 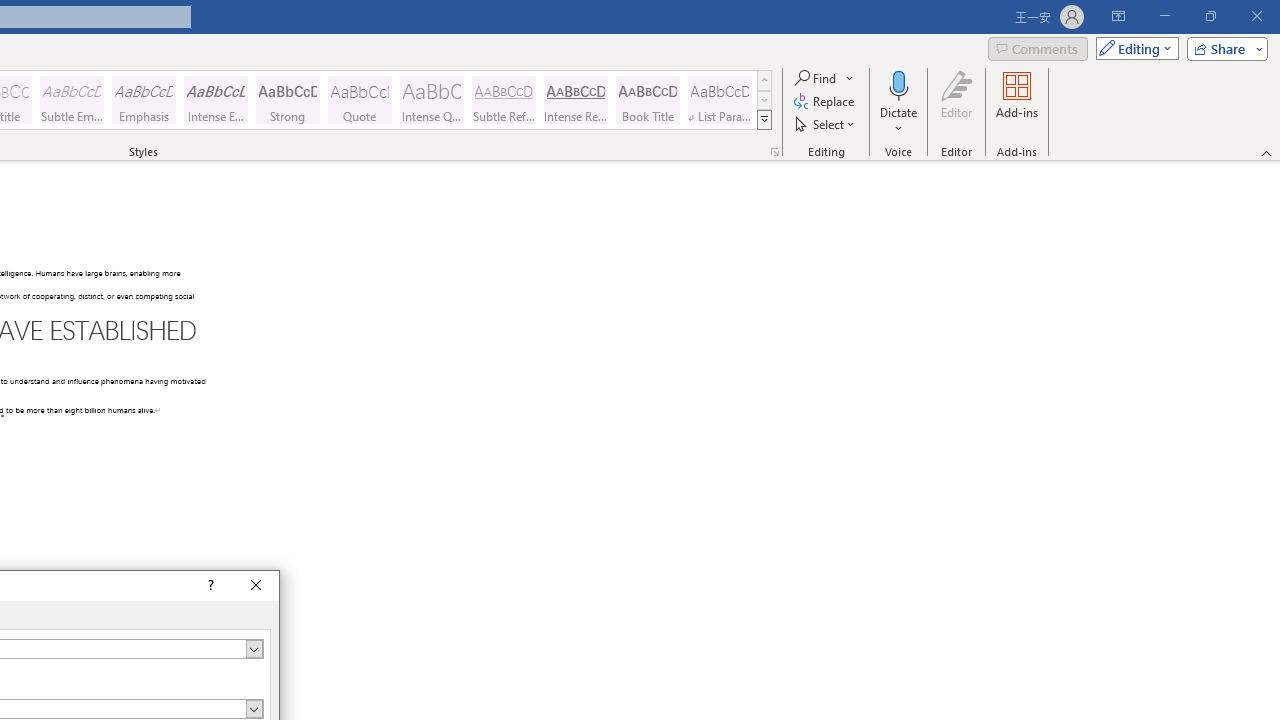 I want to click on 'Intense Quote', so click(x=431, y=100).